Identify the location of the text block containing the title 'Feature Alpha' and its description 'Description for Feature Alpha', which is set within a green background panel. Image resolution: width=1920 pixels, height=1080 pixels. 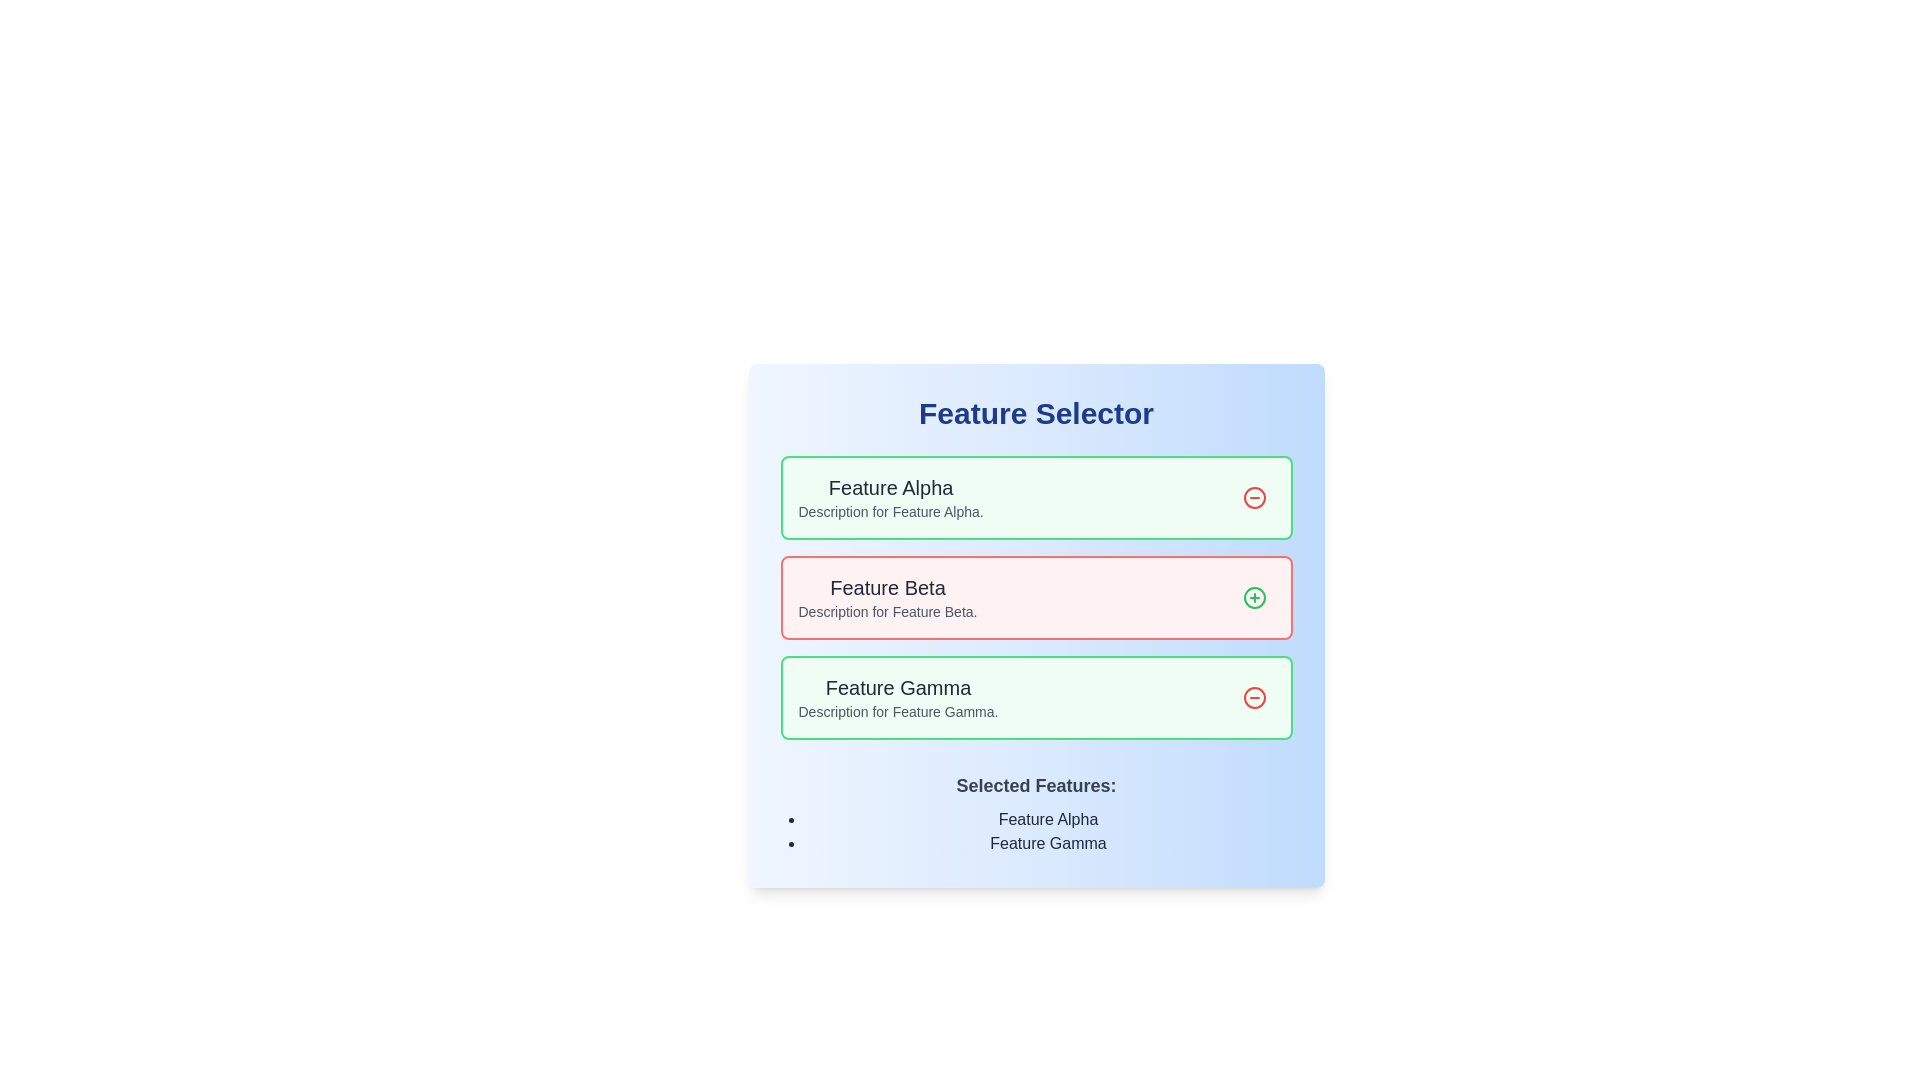
(890, 496).